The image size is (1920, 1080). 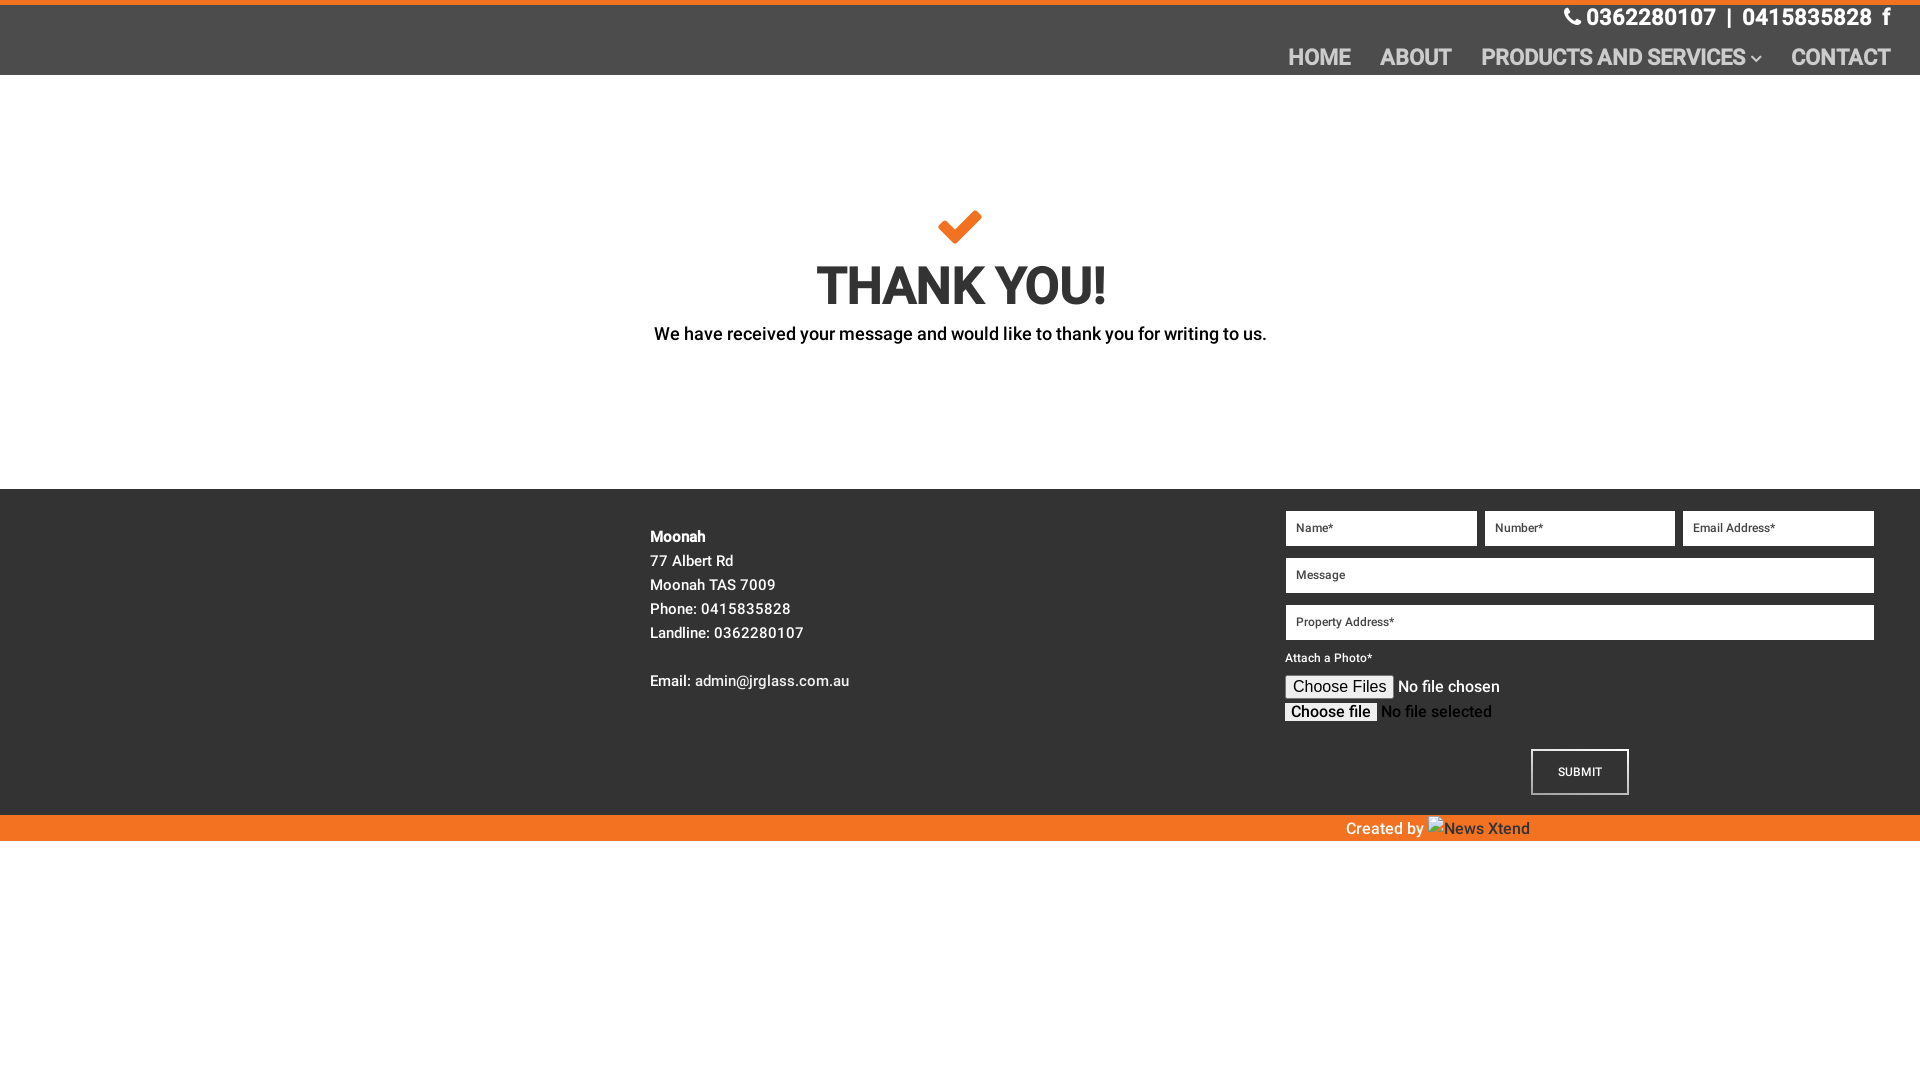 What do you see at coordinates (1840, 57) in the screenshot?
I see `'CONTACT'` at bounding box center [1840, 57].